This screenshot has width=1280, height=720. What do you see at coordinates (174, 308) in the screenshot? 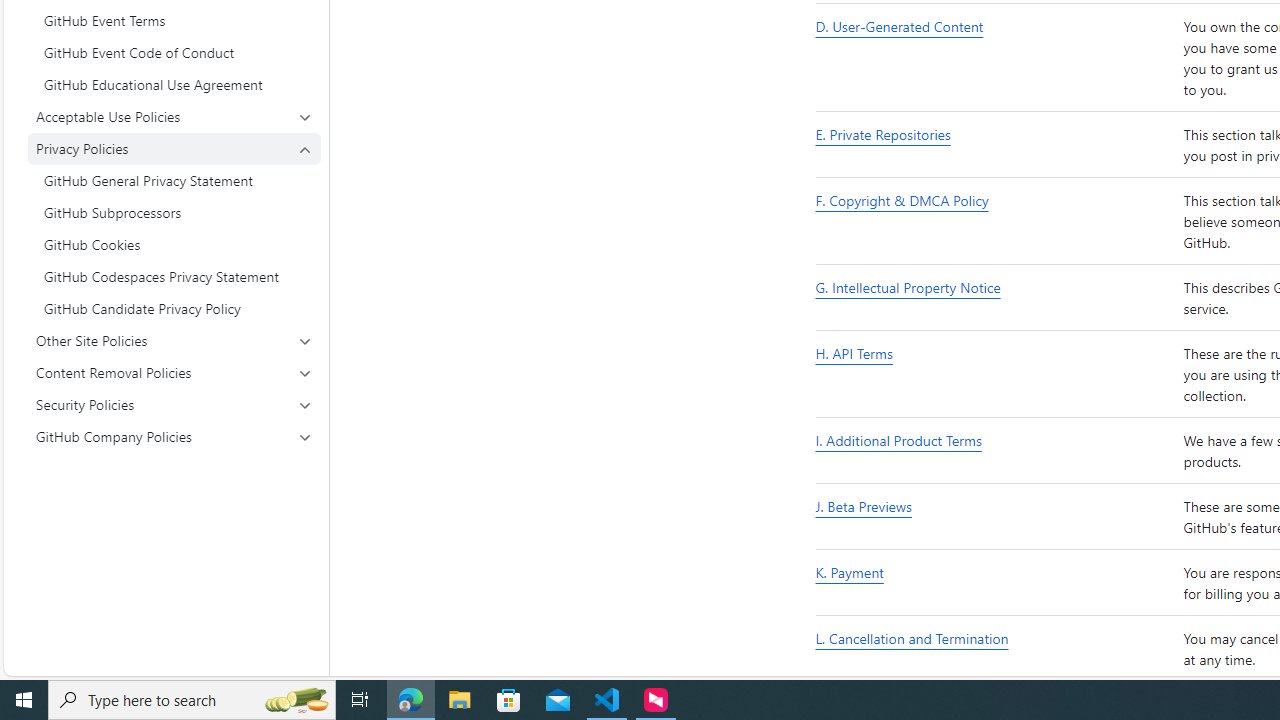
I see `'GitHub Candidate Privacy Policy'` at bounding box center [174, 308].